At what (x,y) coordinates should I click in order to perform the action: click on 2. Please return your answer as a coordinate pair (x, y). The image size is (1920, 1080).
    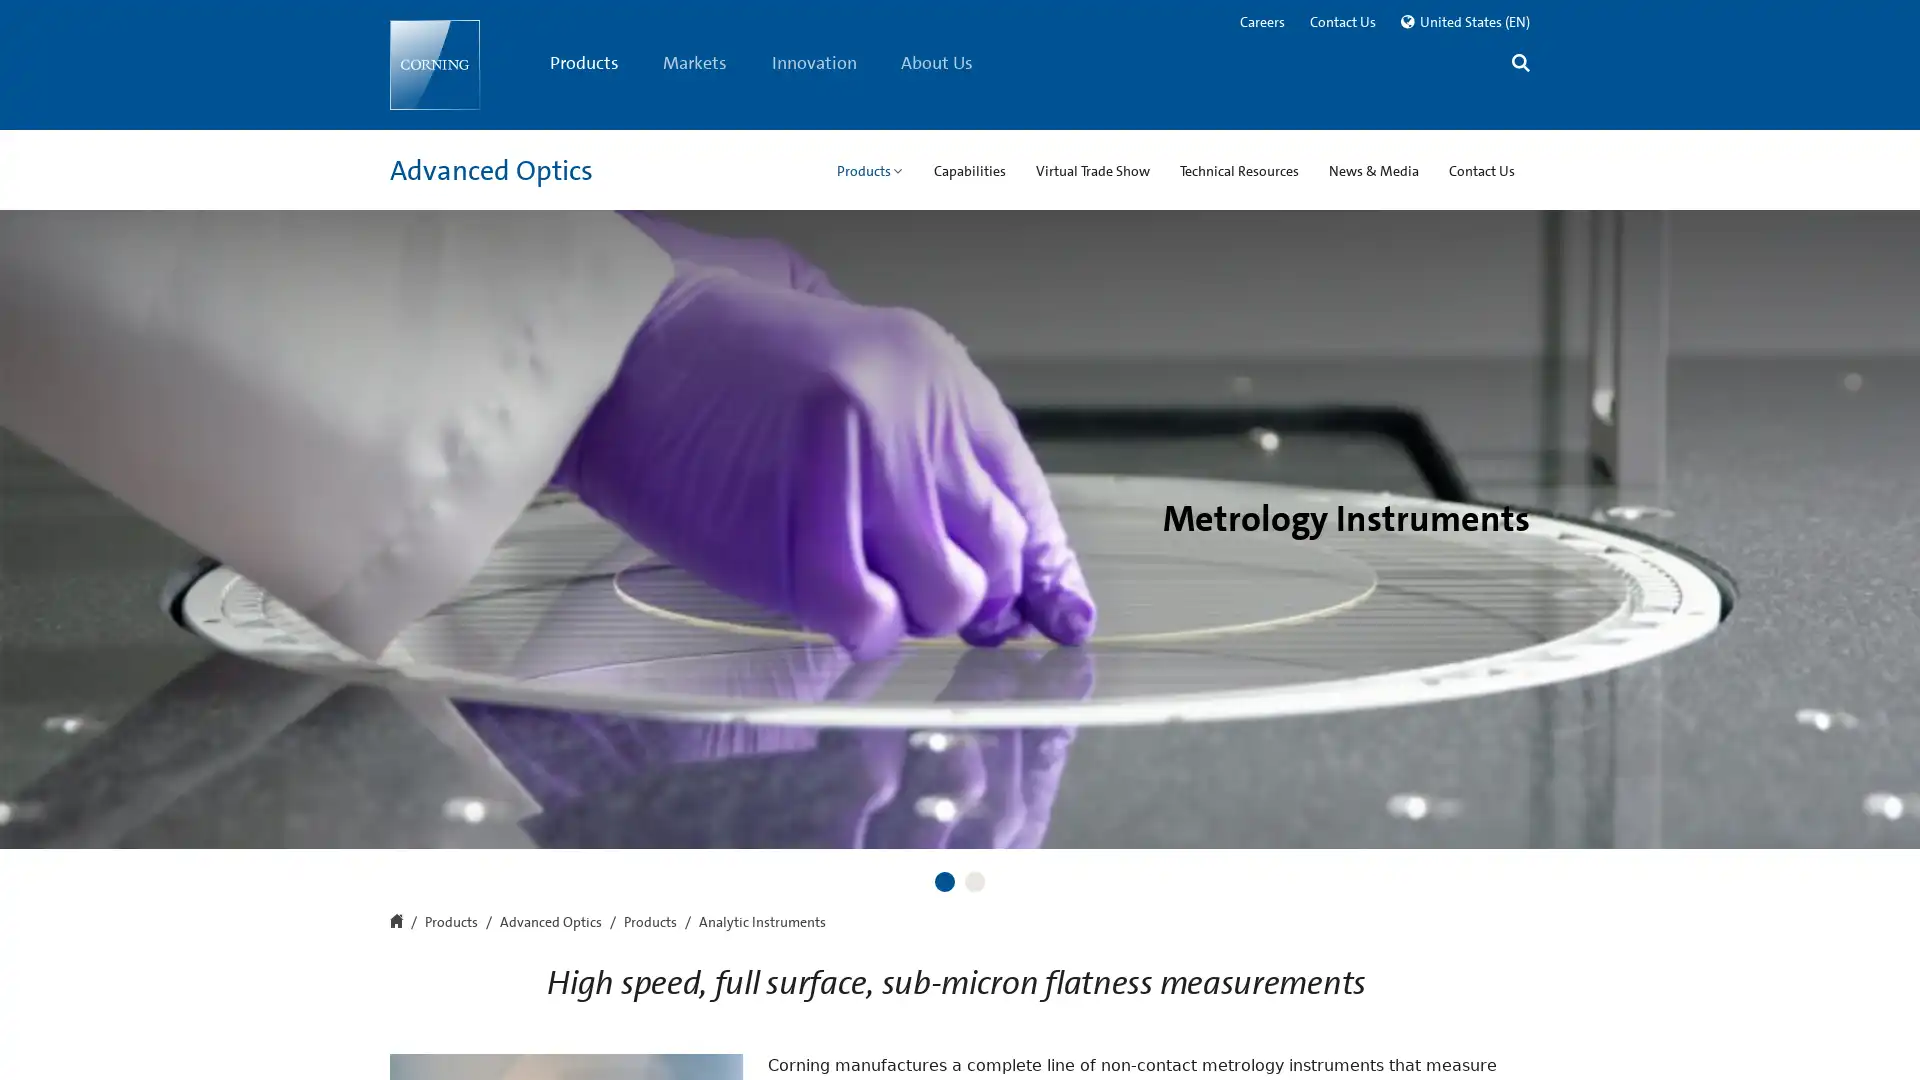
    Looking at the image, I should click on (974, 881).